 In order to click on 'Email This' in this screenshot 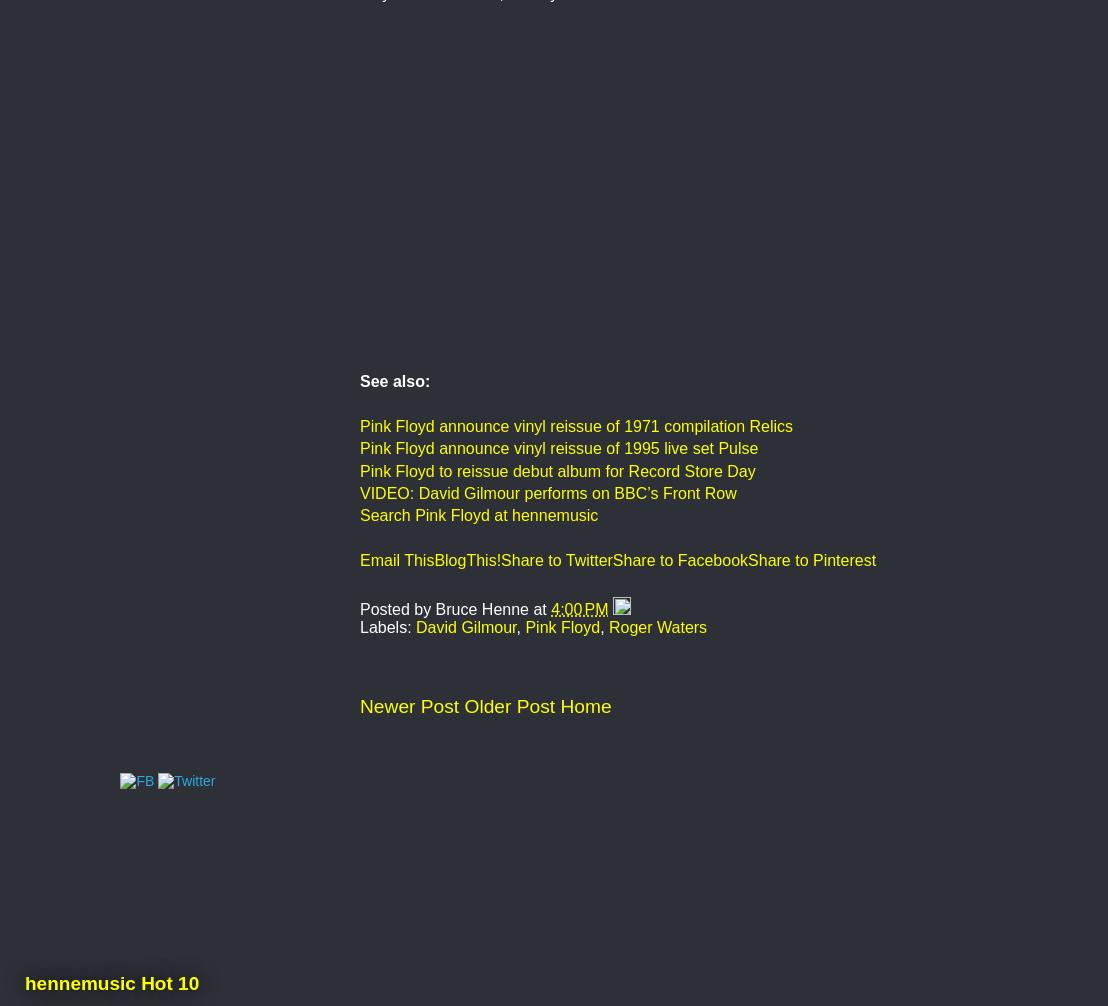, I will do `click(358, 560)`.